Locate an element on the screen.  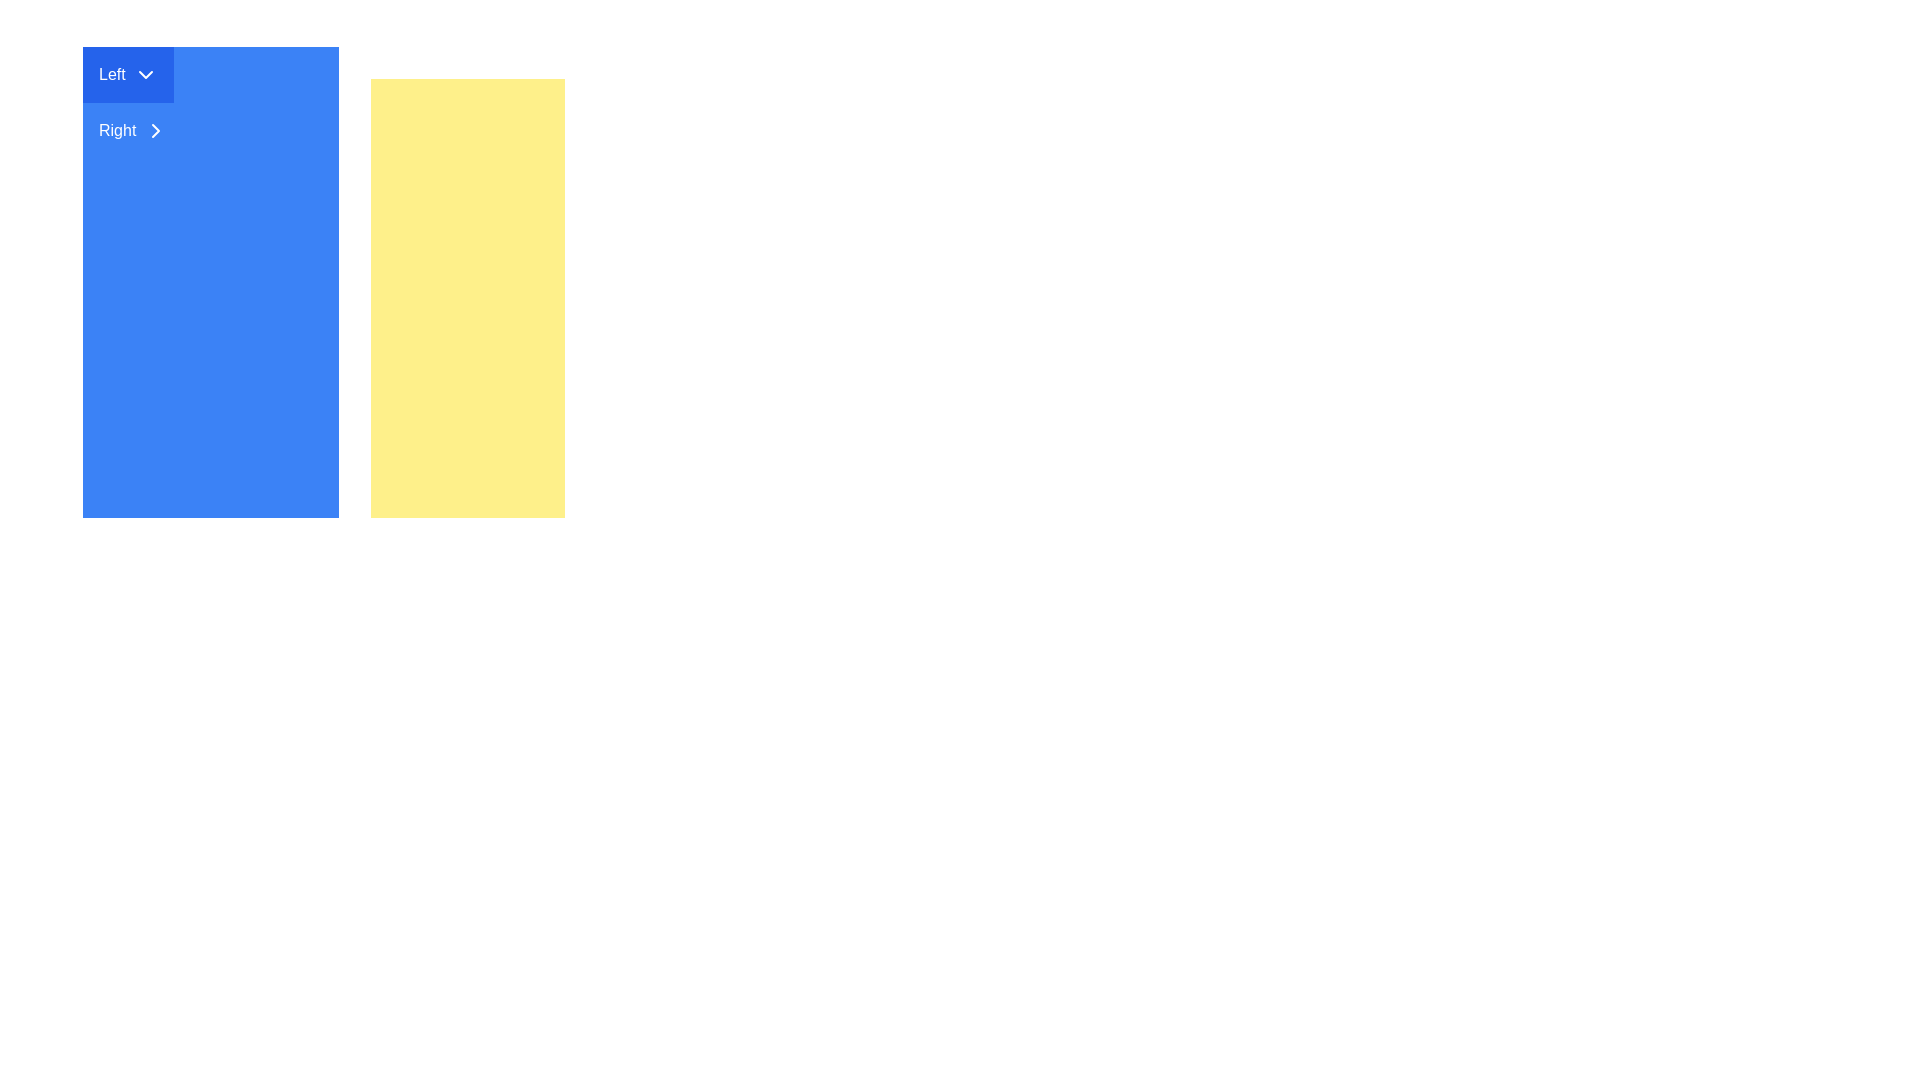
the Chevron Icon located to the right of the 'Right' text inside a blue rectangular button area is located at coordinates (155, 131).